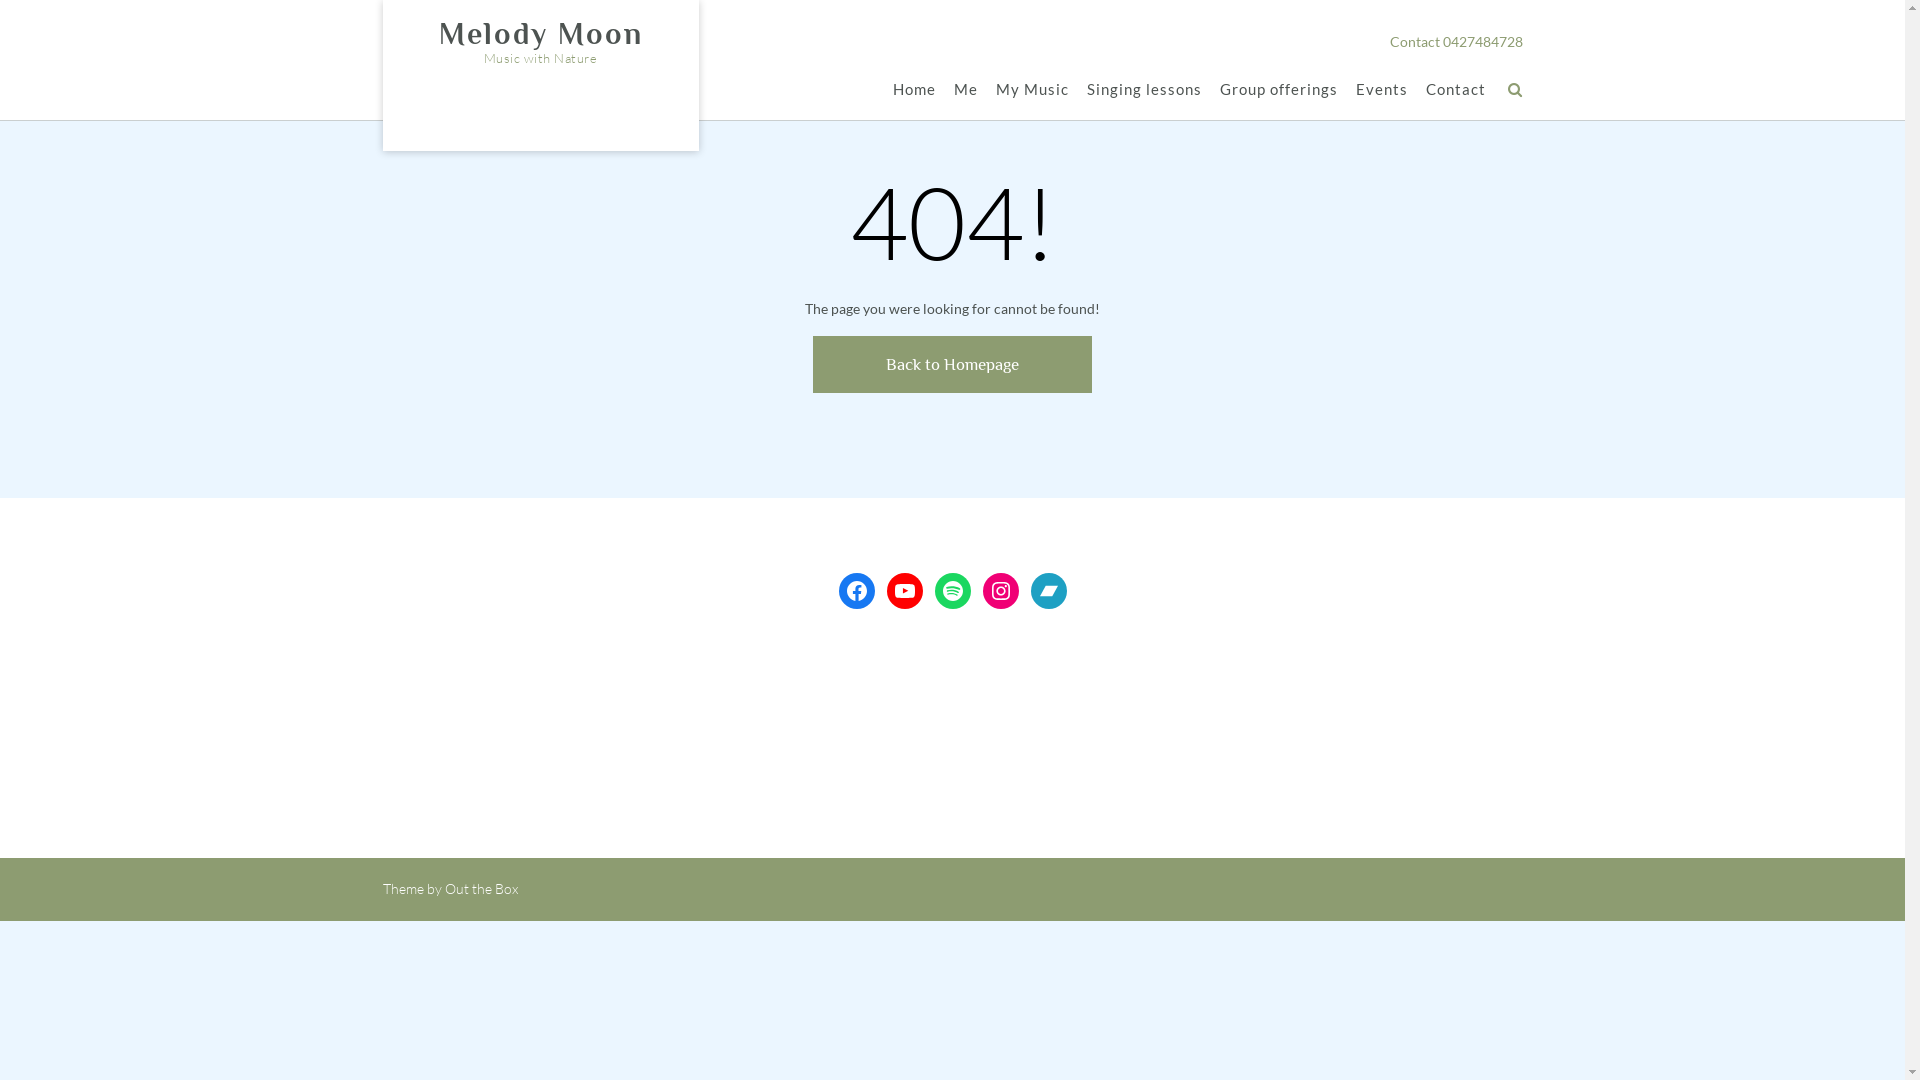  What do you see at coordinates (1455, 88) in the screenshot?
I see `'Contact'` at bounding box center [1455, 88].